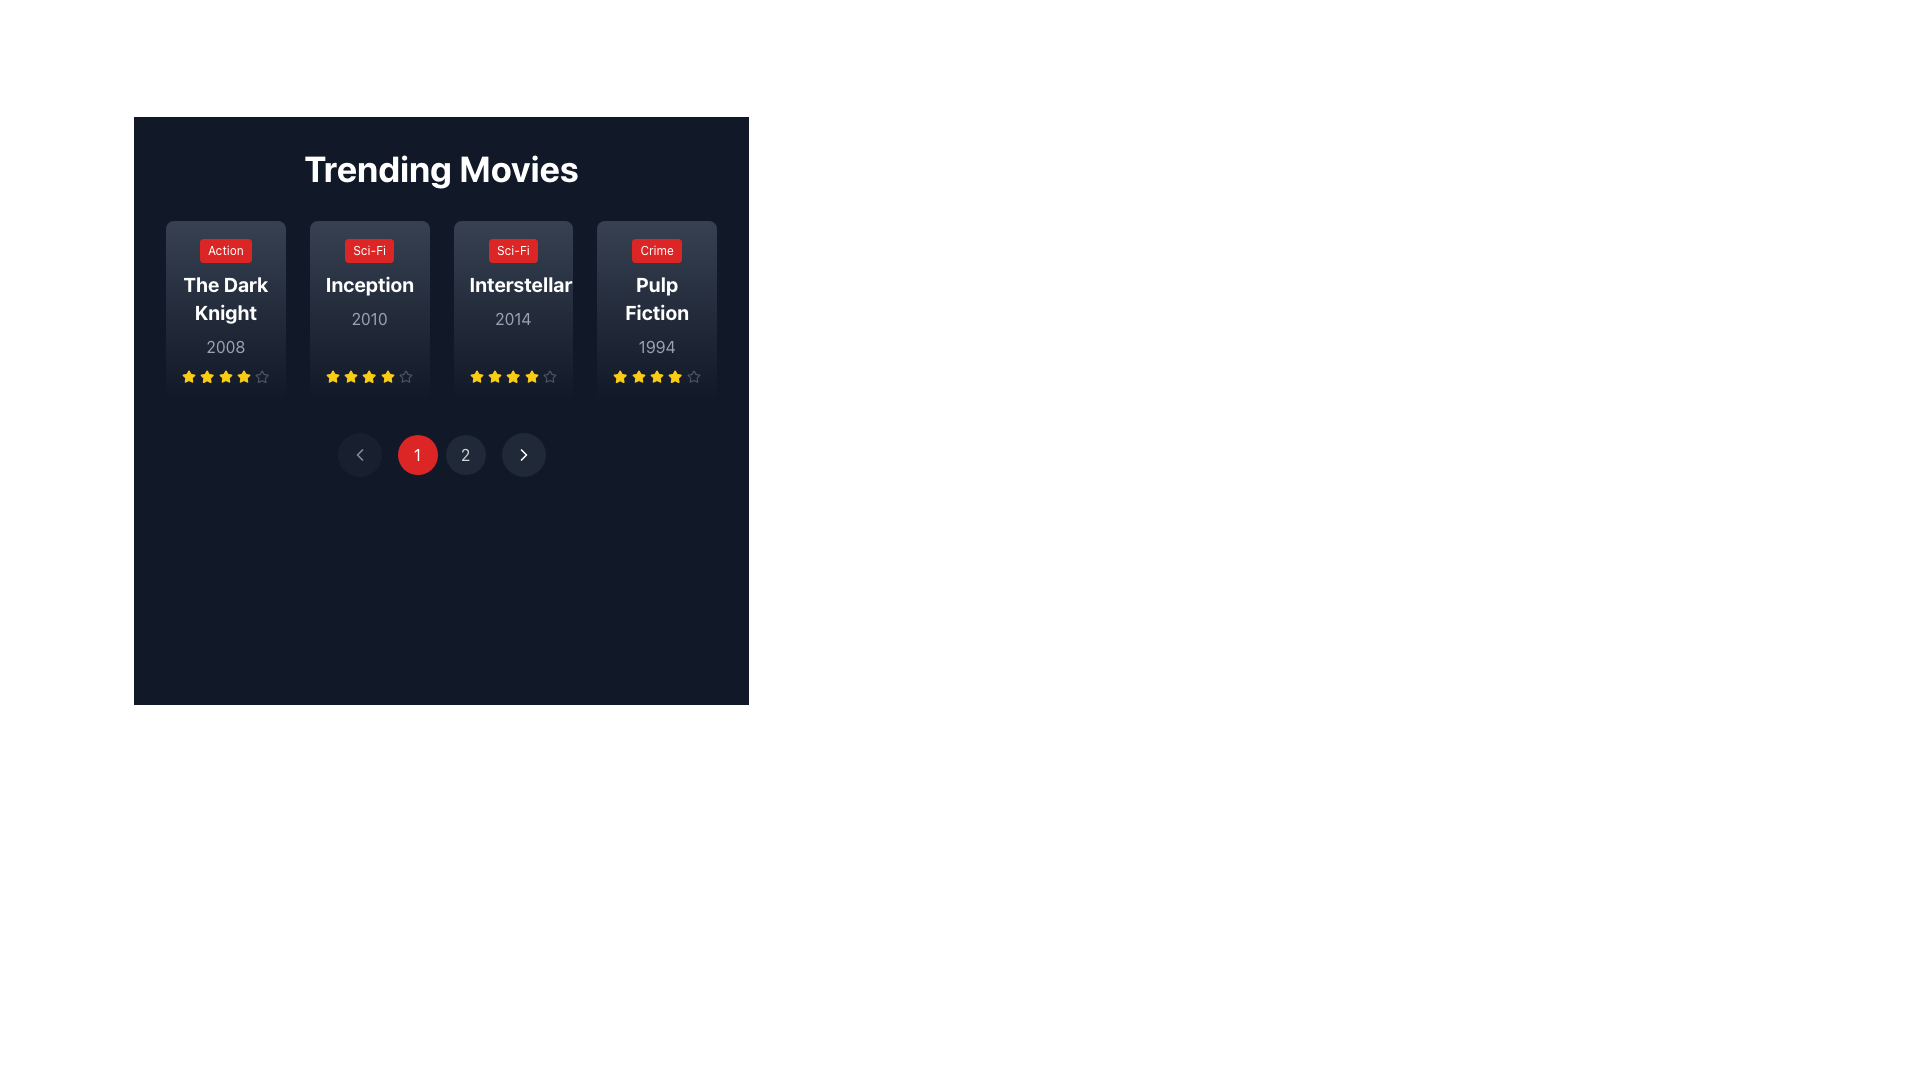 The image size is (1920, 1080). What do you see at coordinates (225, 376) in the screenshot?
I see `the star icons in the rating system displayed beneath the movie title 'The Dark Knight'` at bounding box center [225, 376].